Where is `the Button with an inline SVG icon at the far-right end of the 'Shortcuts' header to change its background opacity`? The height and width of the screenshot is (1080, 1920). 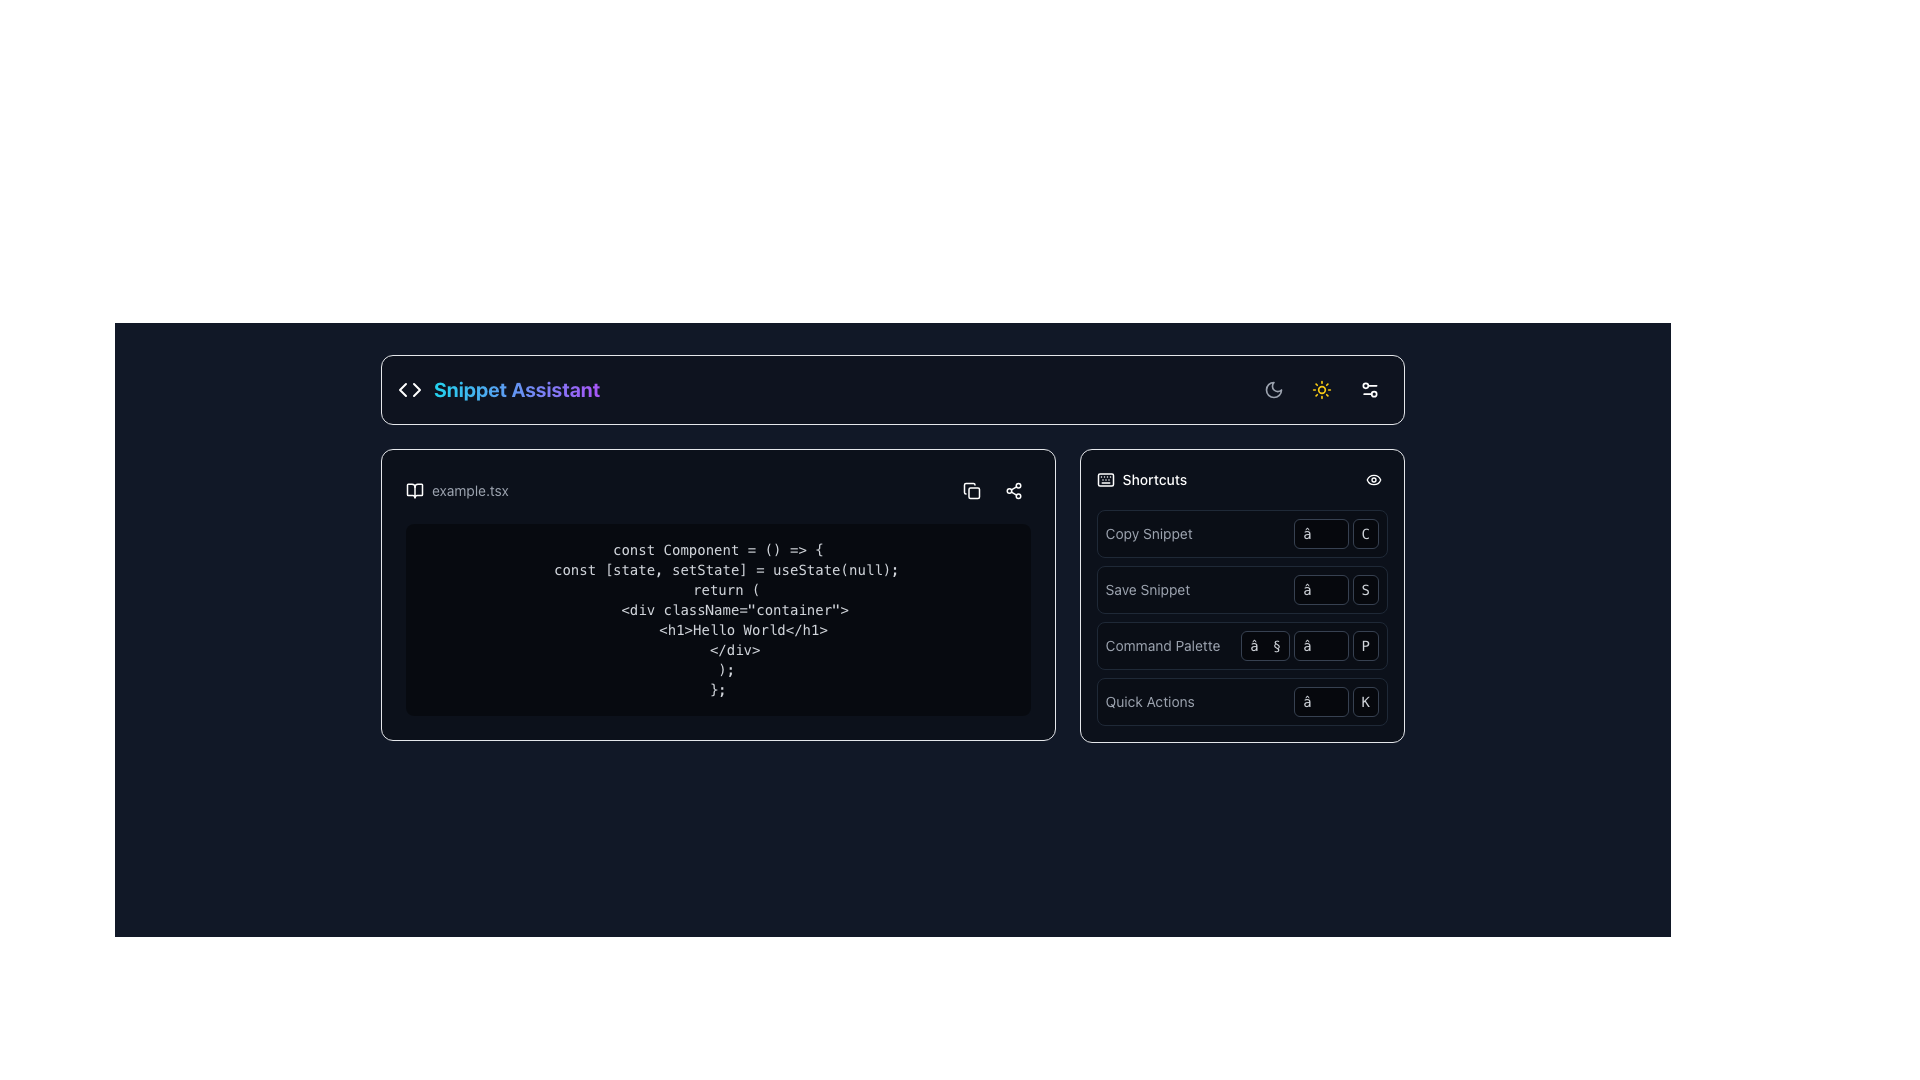 the Button with an inline SVG icon at the far-right end of the 'Shortcuts' header to change its background opacity is located at coordinates (1372, 479).